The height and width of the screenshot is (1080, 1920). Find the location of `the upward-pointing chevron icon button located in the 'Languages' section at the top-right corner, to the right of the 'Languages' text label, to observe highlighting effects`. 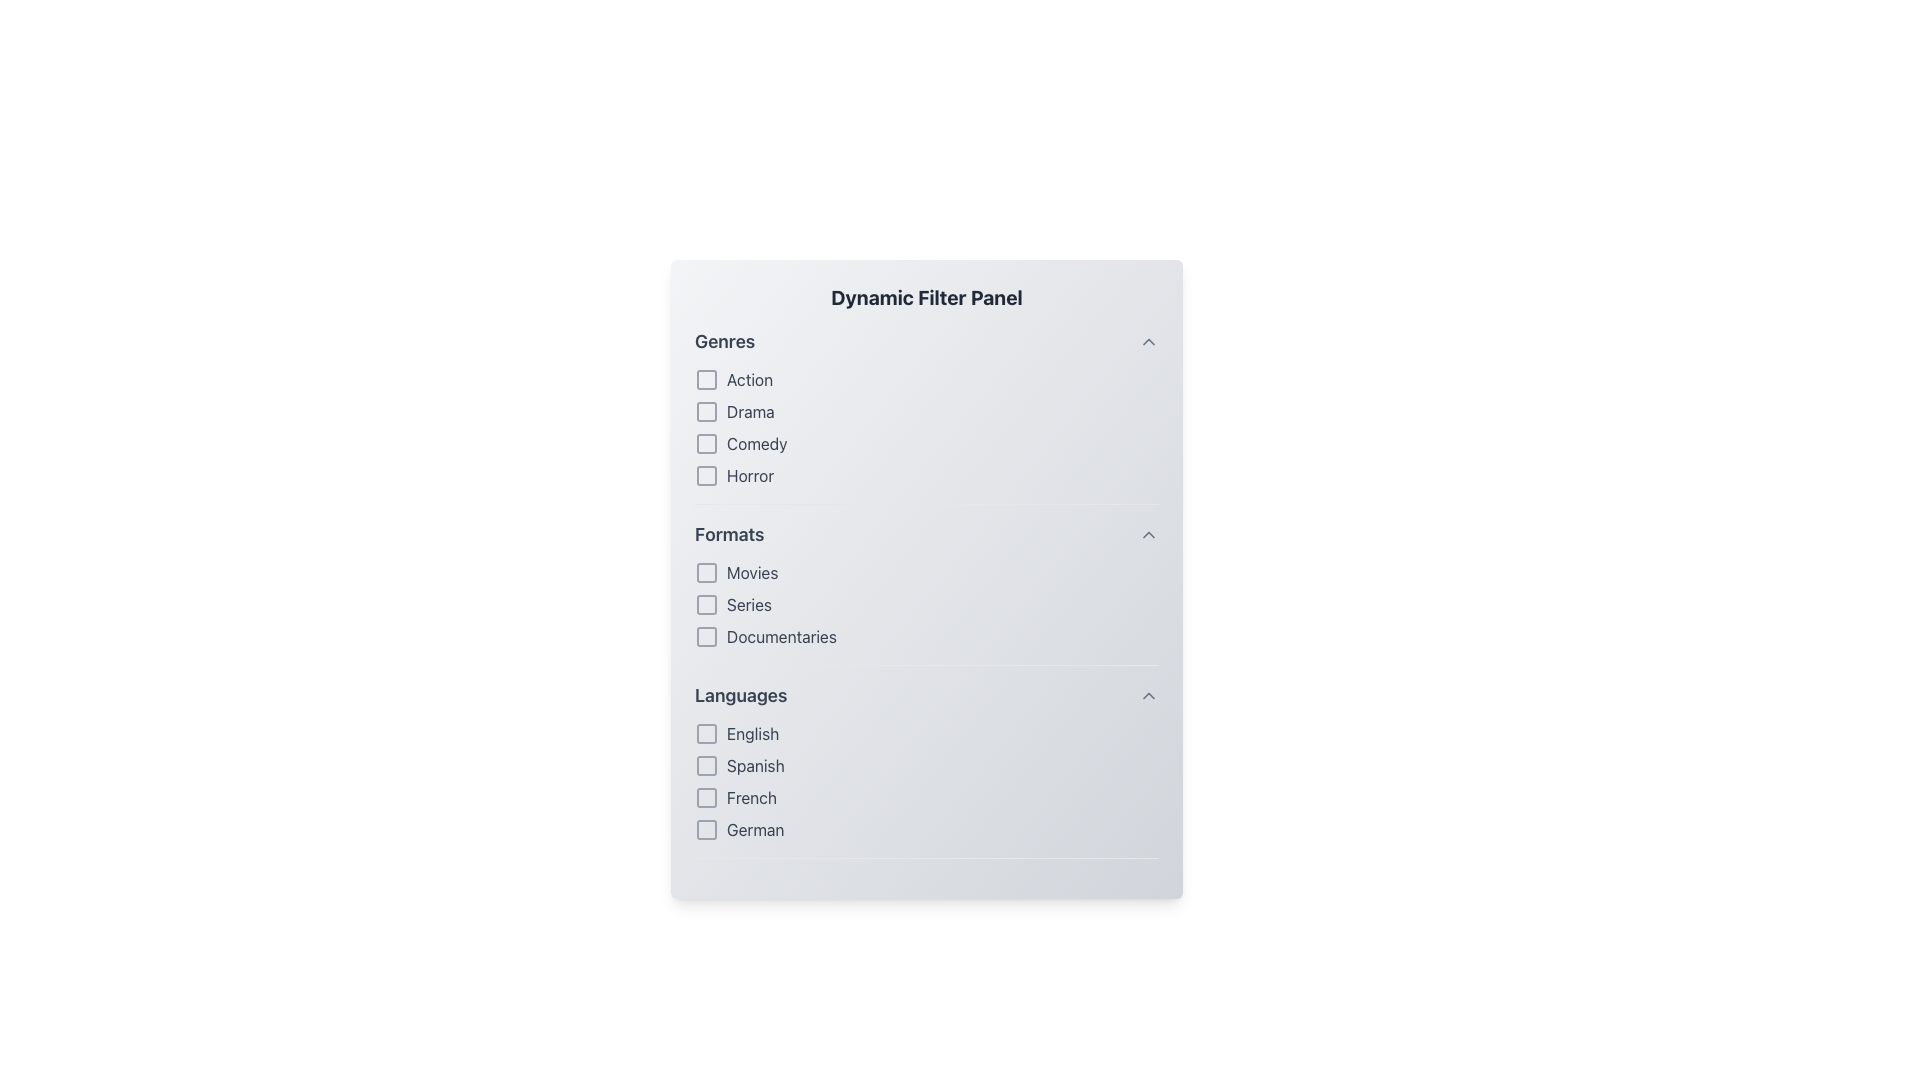

the upward-pointing chevron icon button located in the 'Languages' section at the top-right corner, to the right of the 'Languages' text label, to observe highlighting effects is located at coordinates (1148, 694).